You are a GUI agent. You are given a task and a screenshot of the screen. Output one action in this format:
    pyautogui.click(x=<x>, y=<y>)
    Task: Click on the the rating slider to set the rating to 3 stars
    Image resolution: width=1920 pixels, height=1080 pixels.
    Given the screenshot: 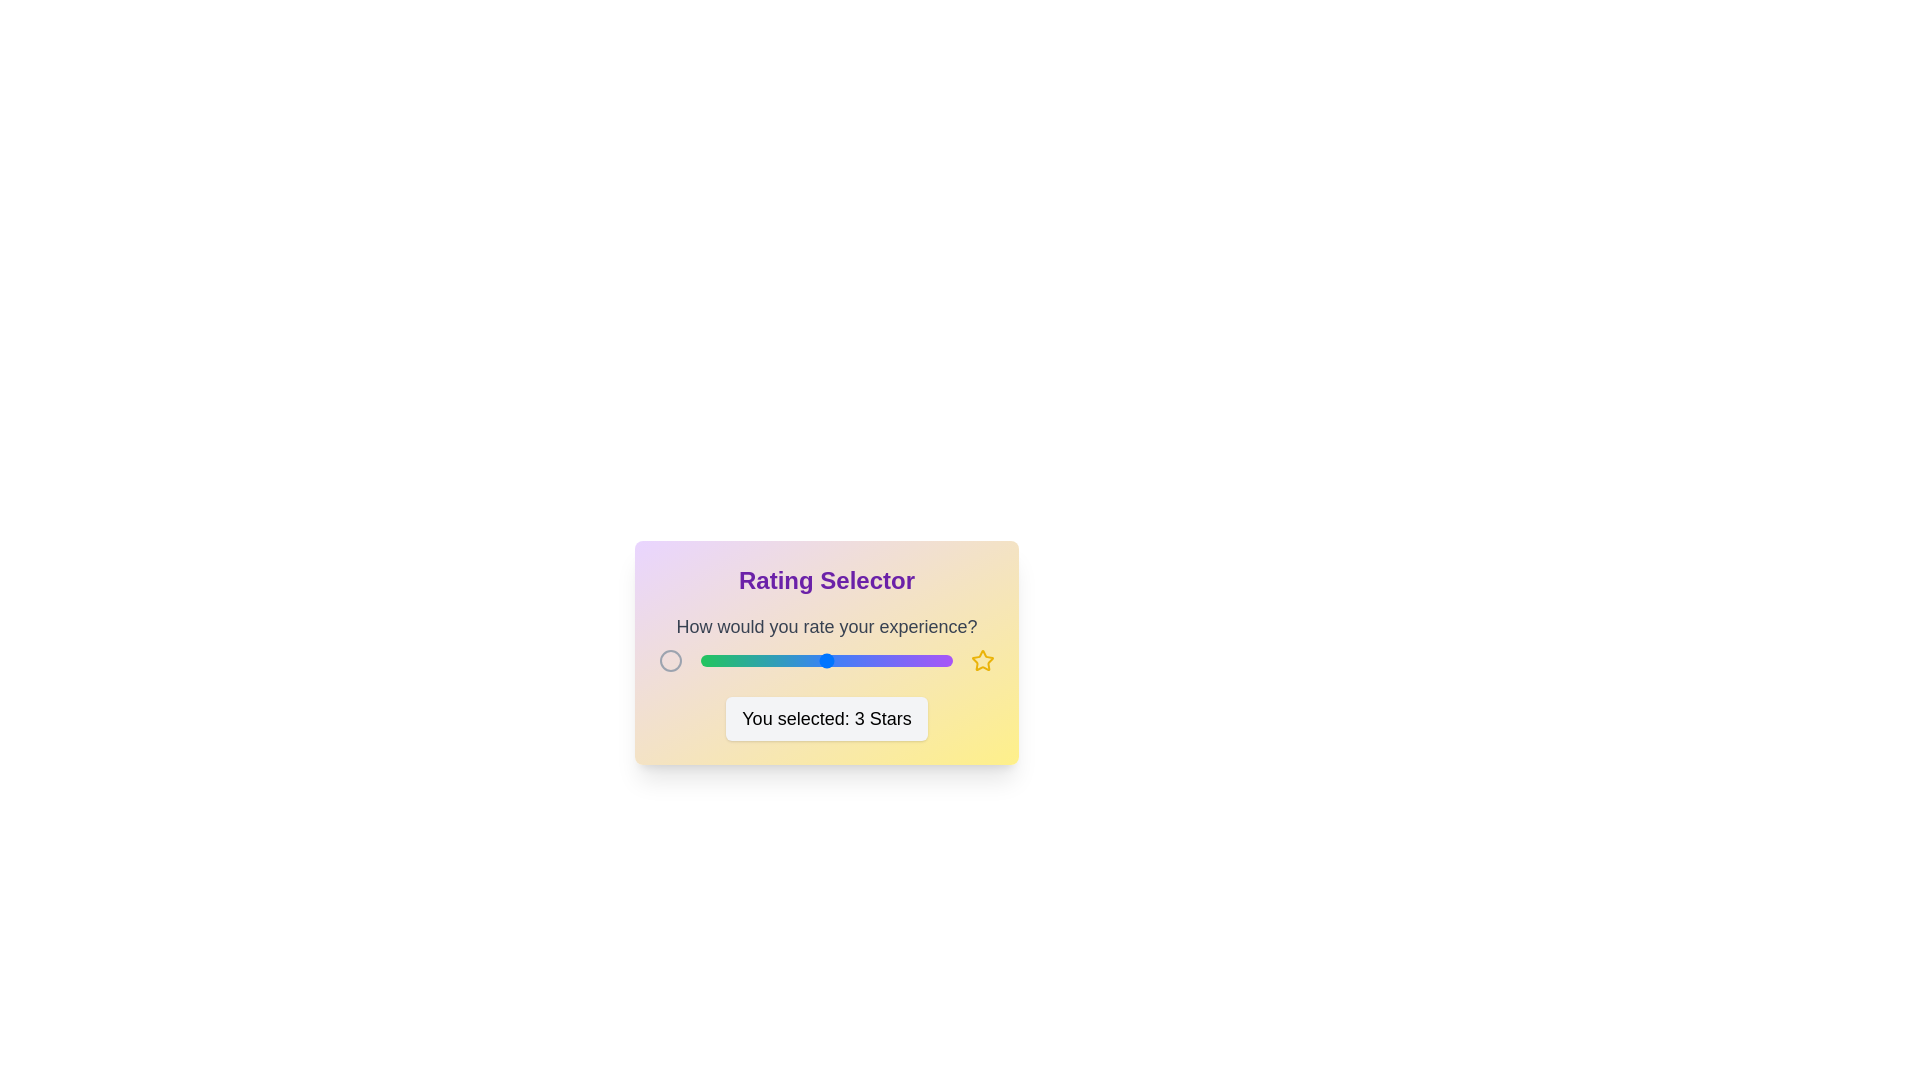 What is the action you would take?
    pyautogui.click(x=826, y=660)
    